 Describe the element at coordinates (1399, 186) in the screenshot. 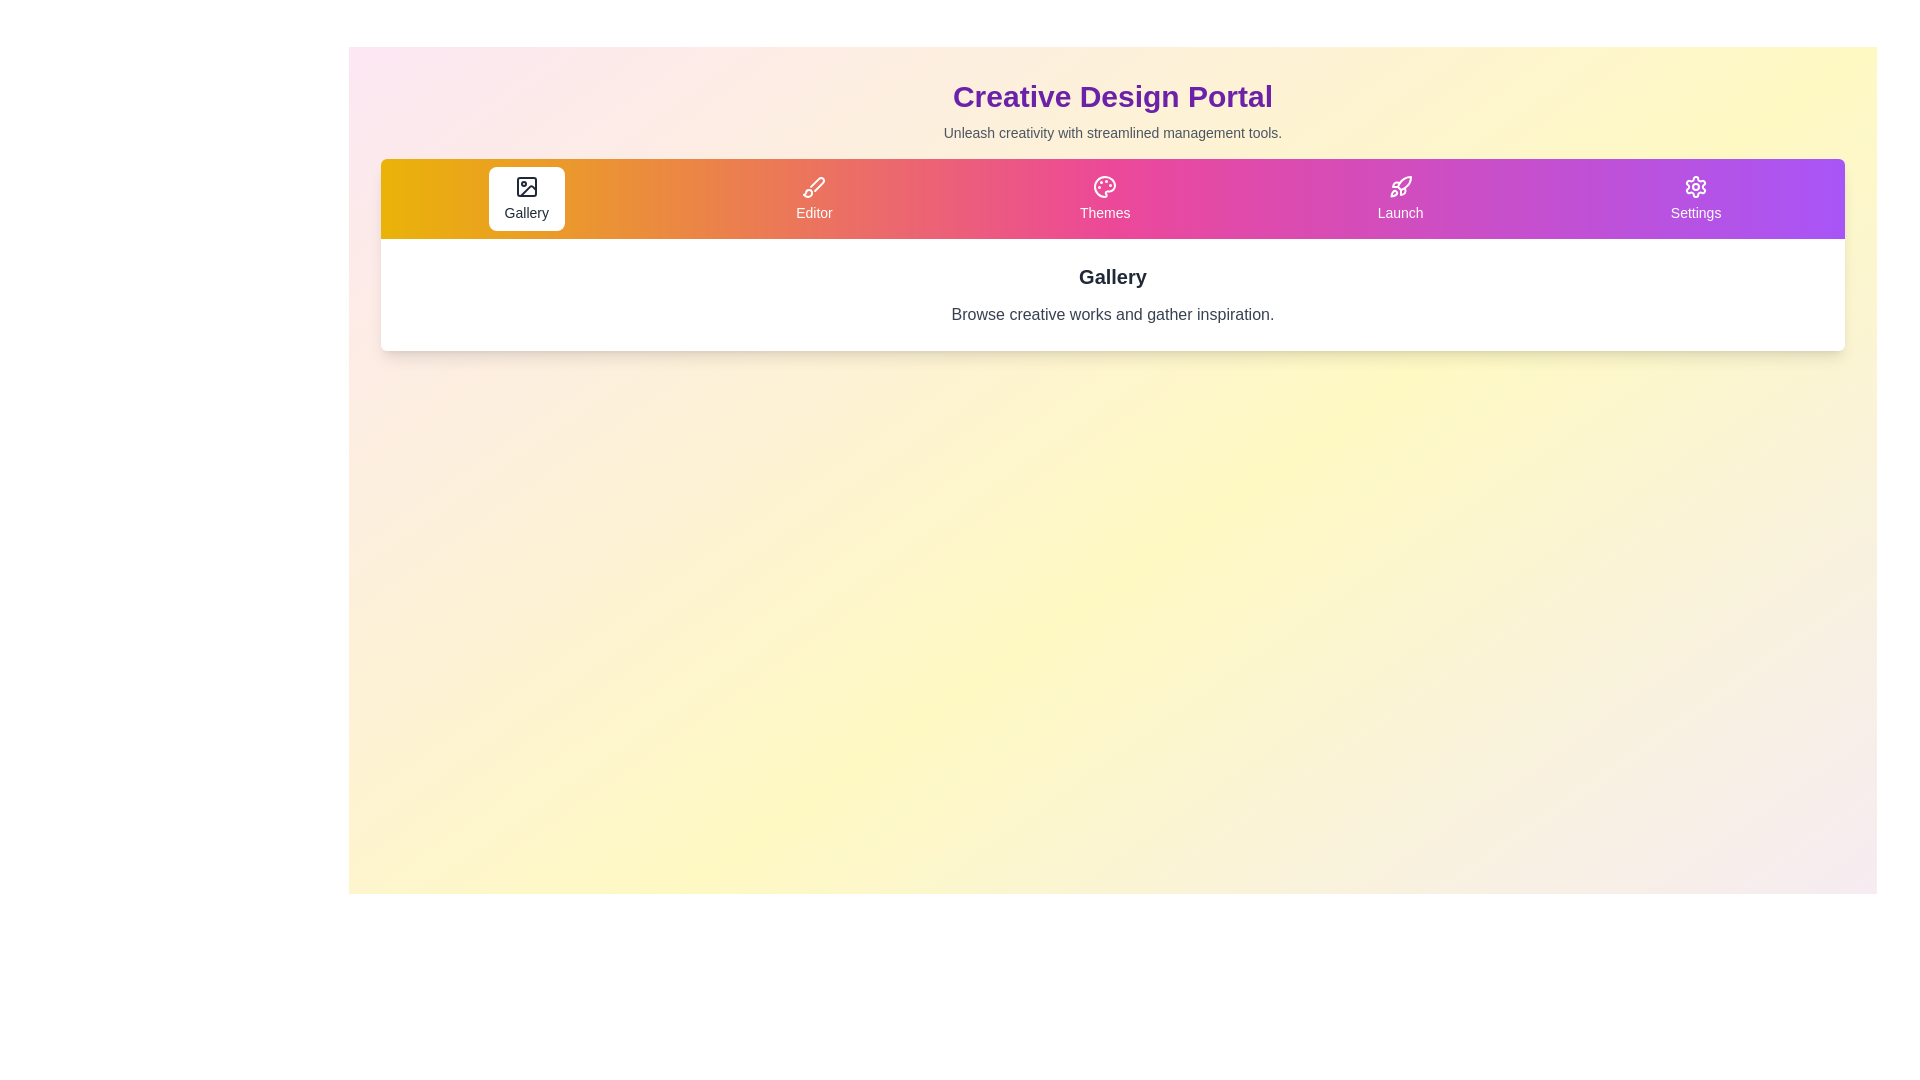

I see `the launch icon located in the third section from the left in the navigation bar, directly above the text label 'Launch'` at that location.